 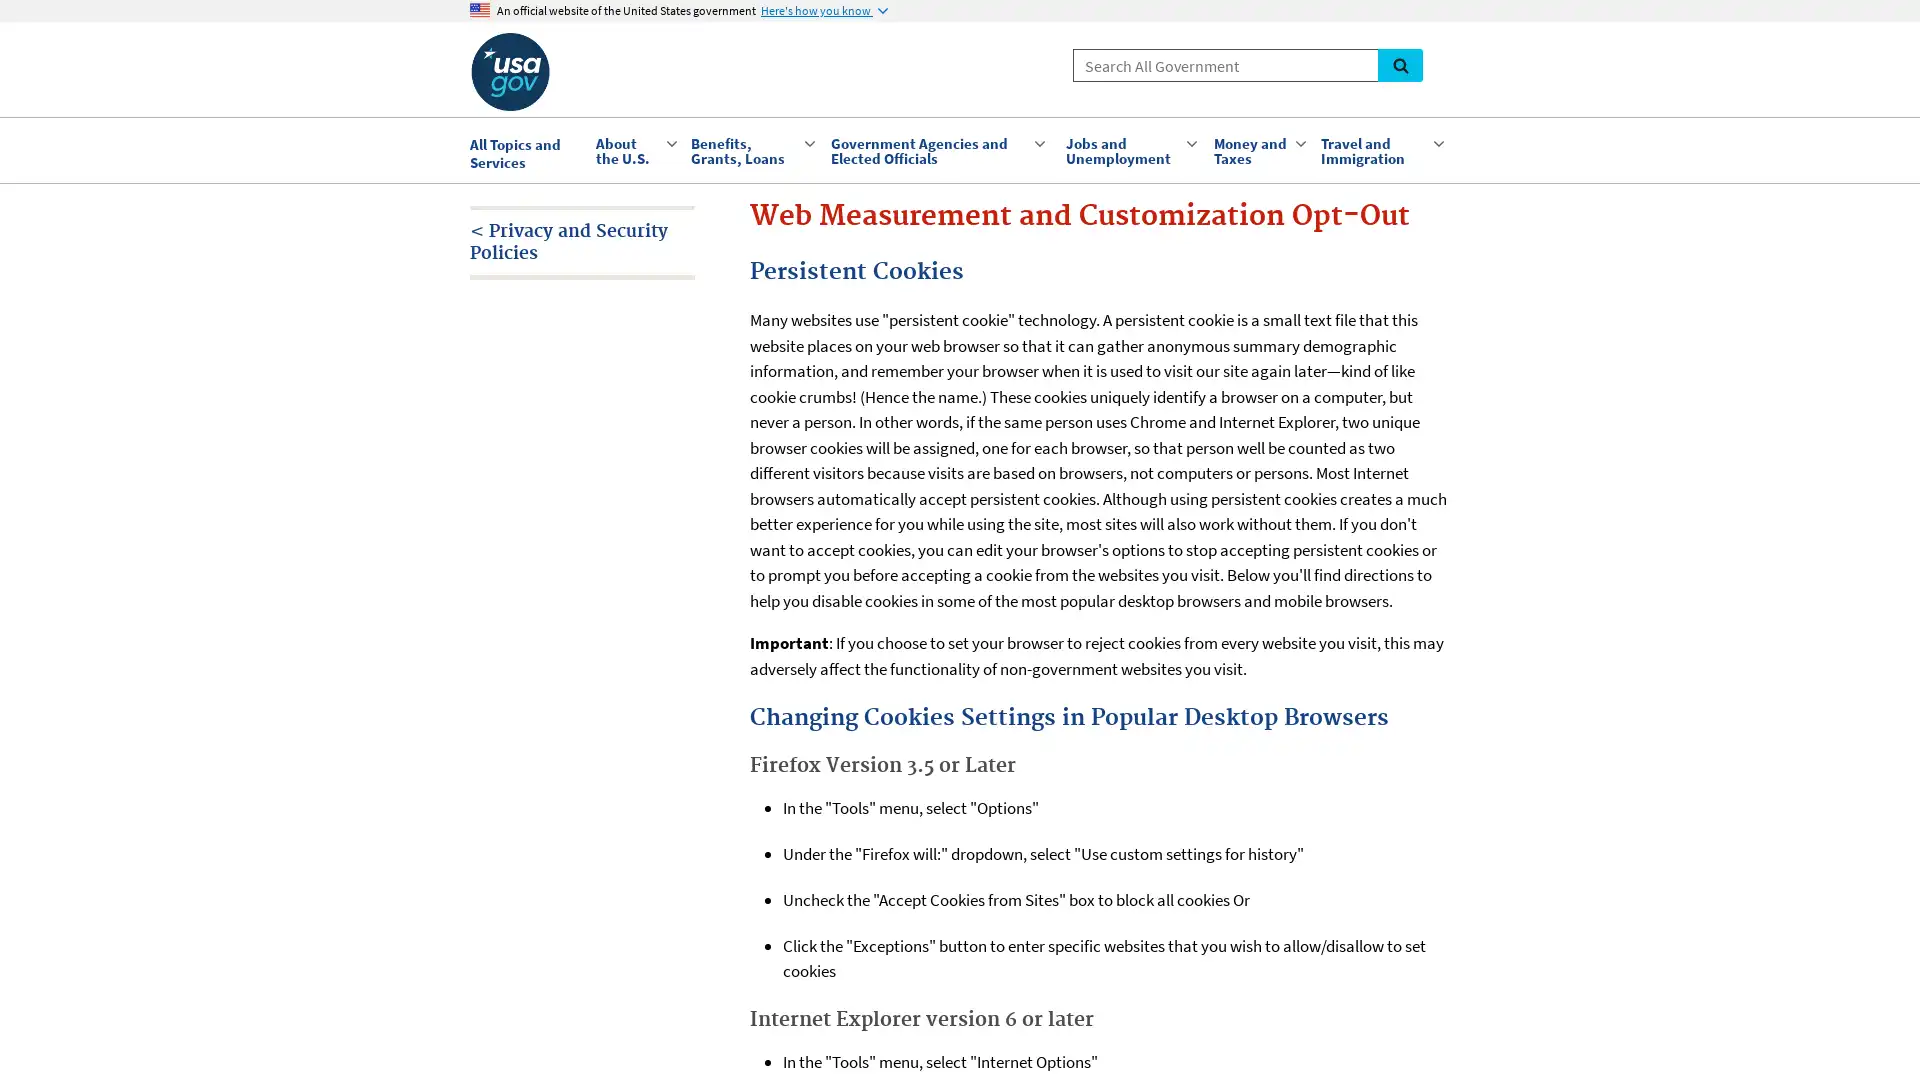 What do you see at coordinates (1256, 149) in the screenshot?
I see `Money and Taxes` at bounding box center [1256, 149].